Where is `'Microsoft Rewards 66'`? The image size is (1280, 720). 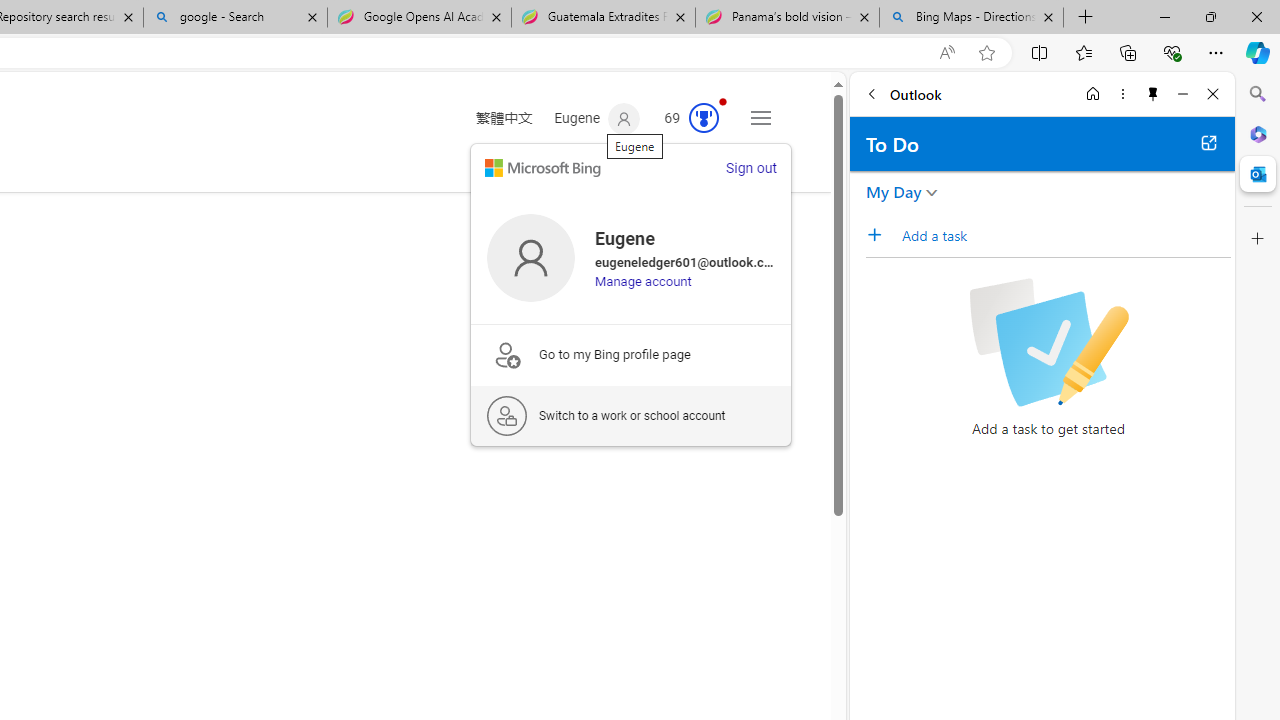 'Microsoft Rewards 66' is located at coordinates (685, 119).